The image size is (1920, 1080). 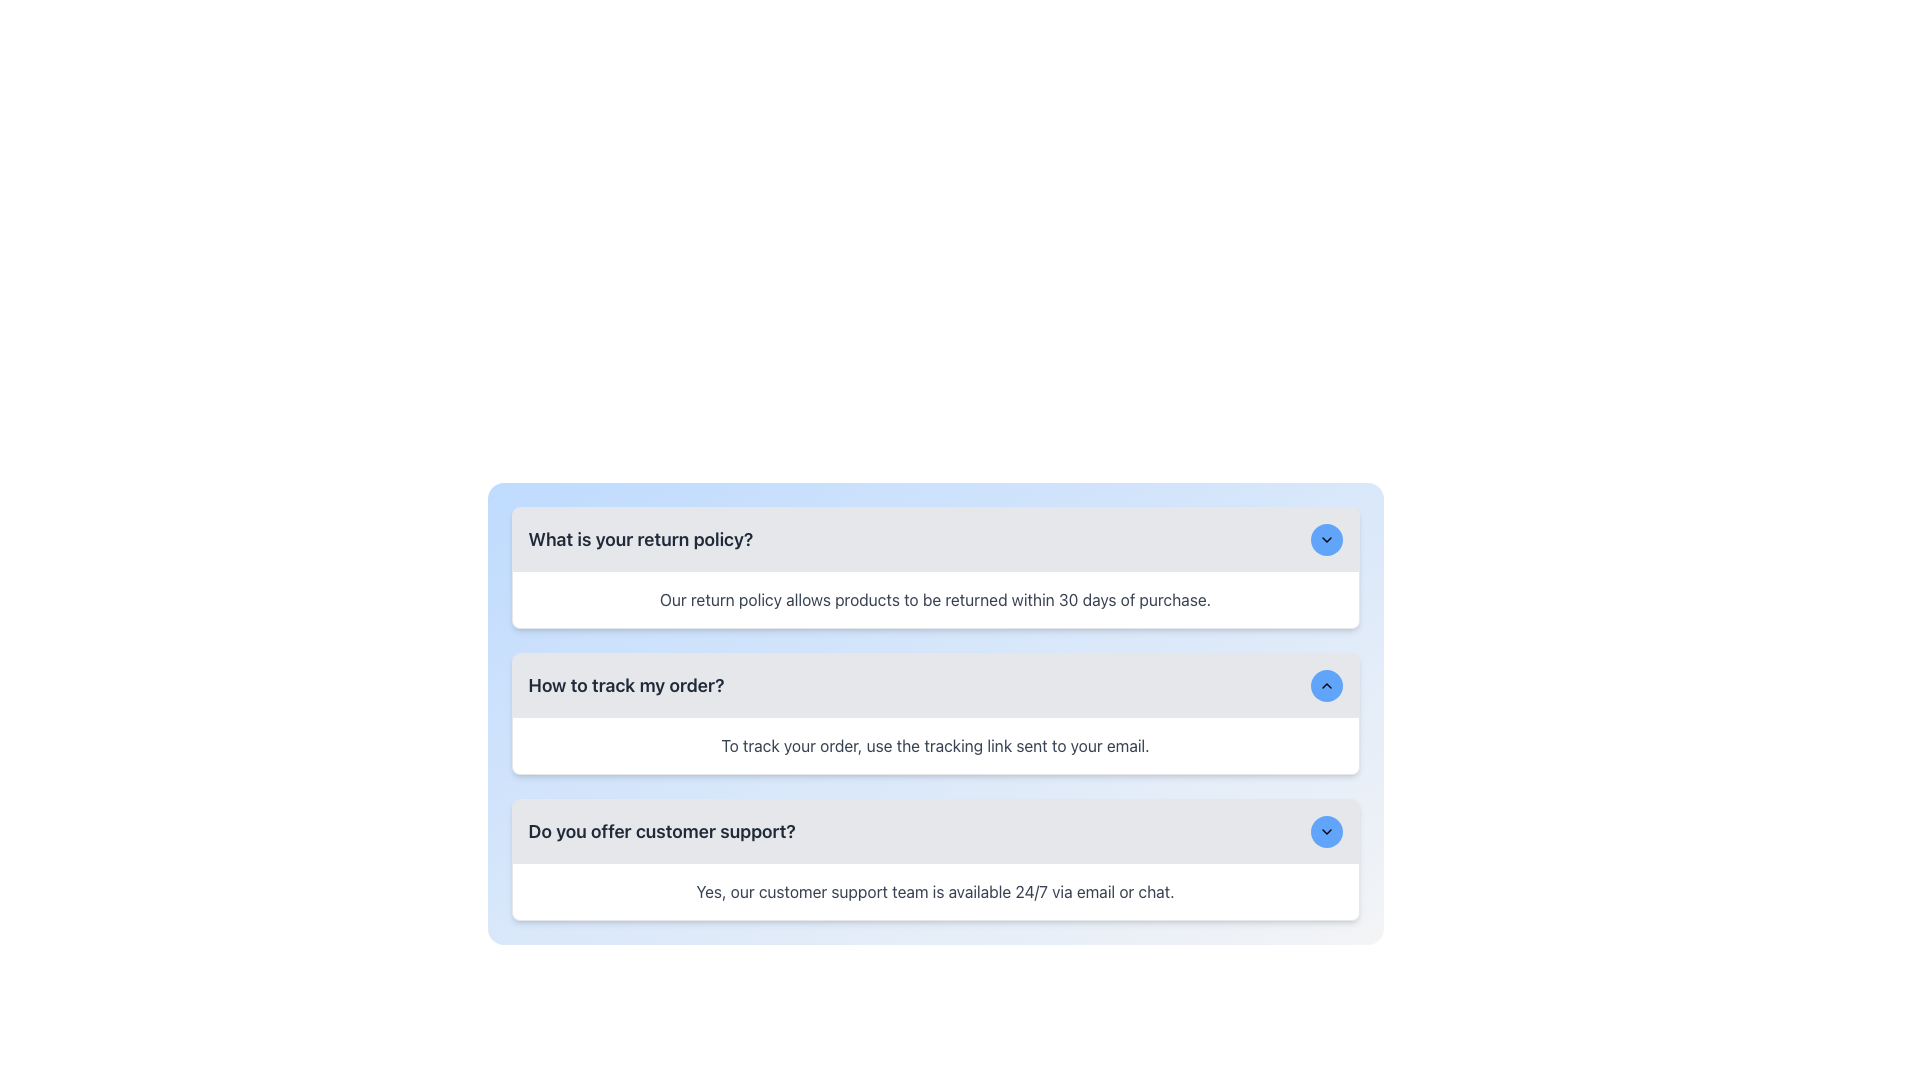 I want to click on the informational text that guides users to refer to a tracking link sent via email, located in the second section of a bordered and rounded box, beneath 'How to track my order?' and above 'Do you offer customer support?', so click(x=934, y=745).